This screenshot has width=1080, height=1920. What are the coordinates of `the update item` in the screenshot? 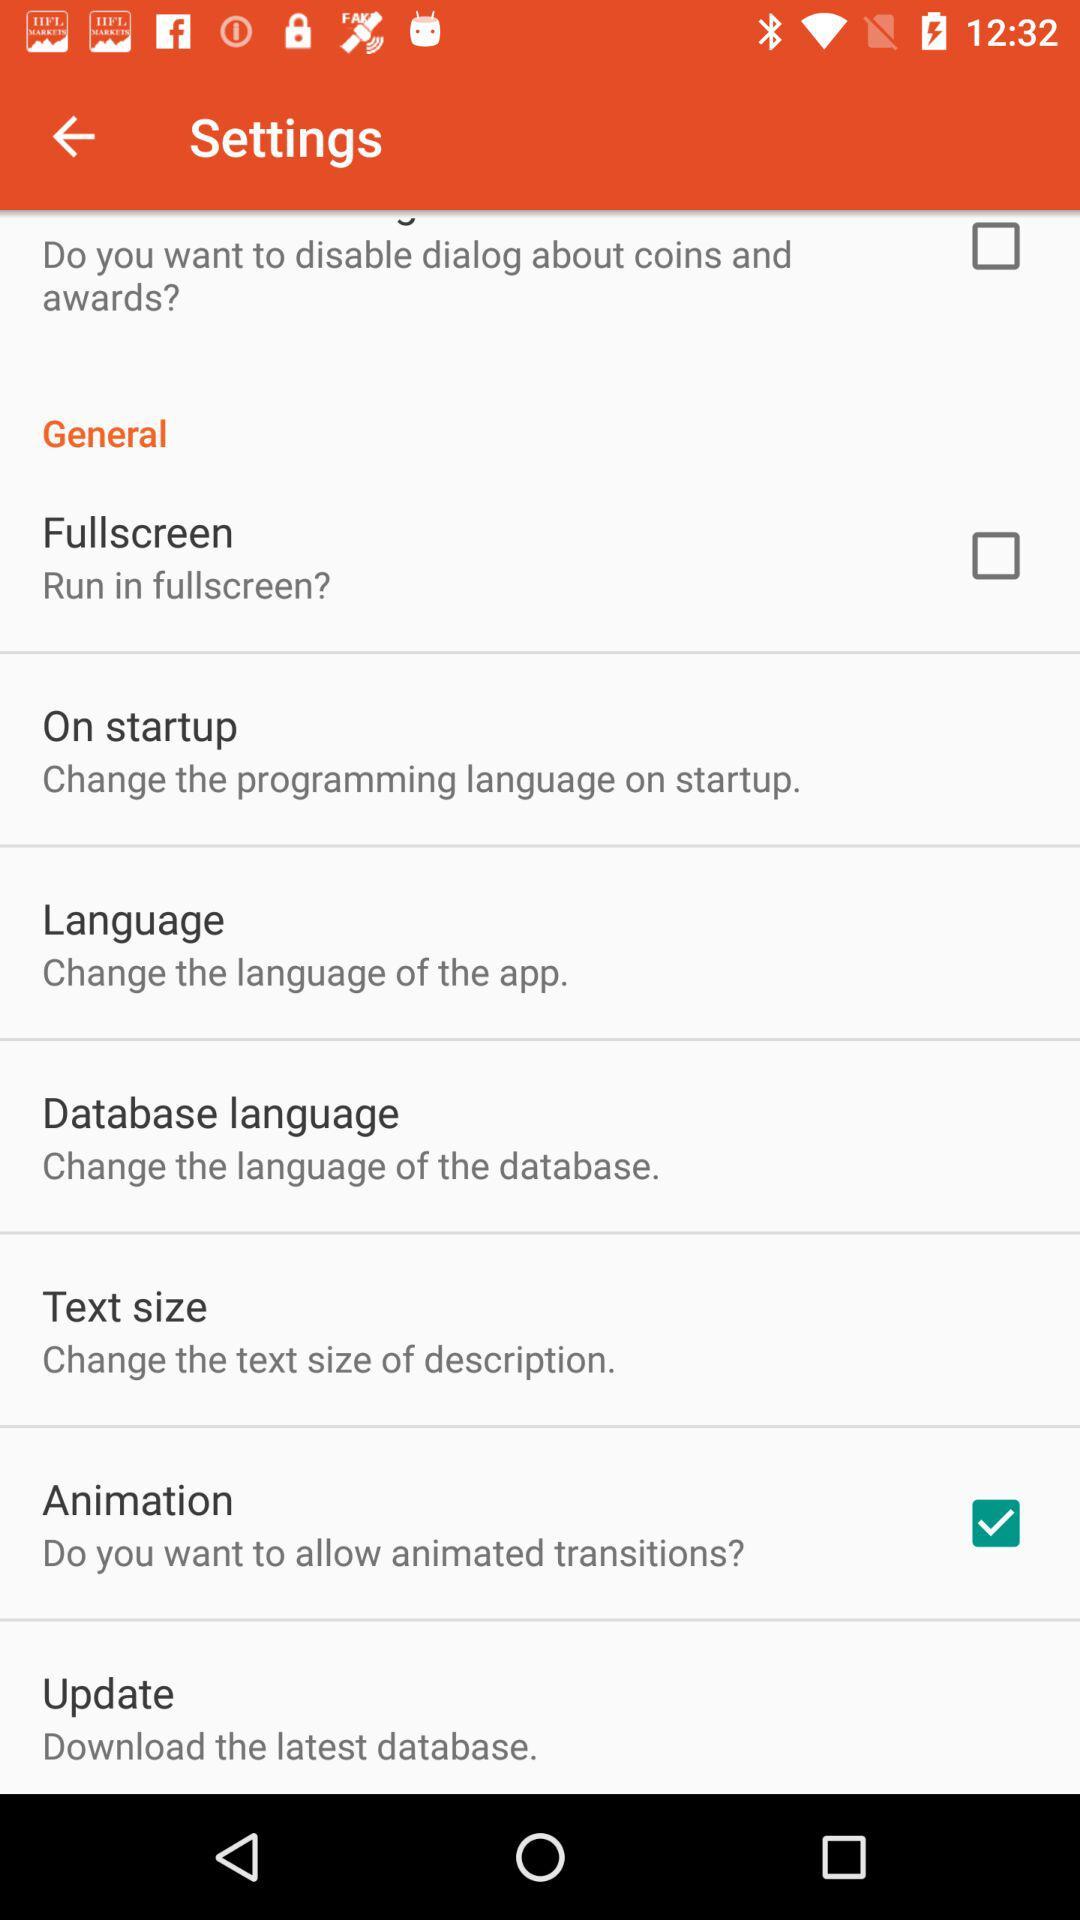 It's located at (108, 1690).